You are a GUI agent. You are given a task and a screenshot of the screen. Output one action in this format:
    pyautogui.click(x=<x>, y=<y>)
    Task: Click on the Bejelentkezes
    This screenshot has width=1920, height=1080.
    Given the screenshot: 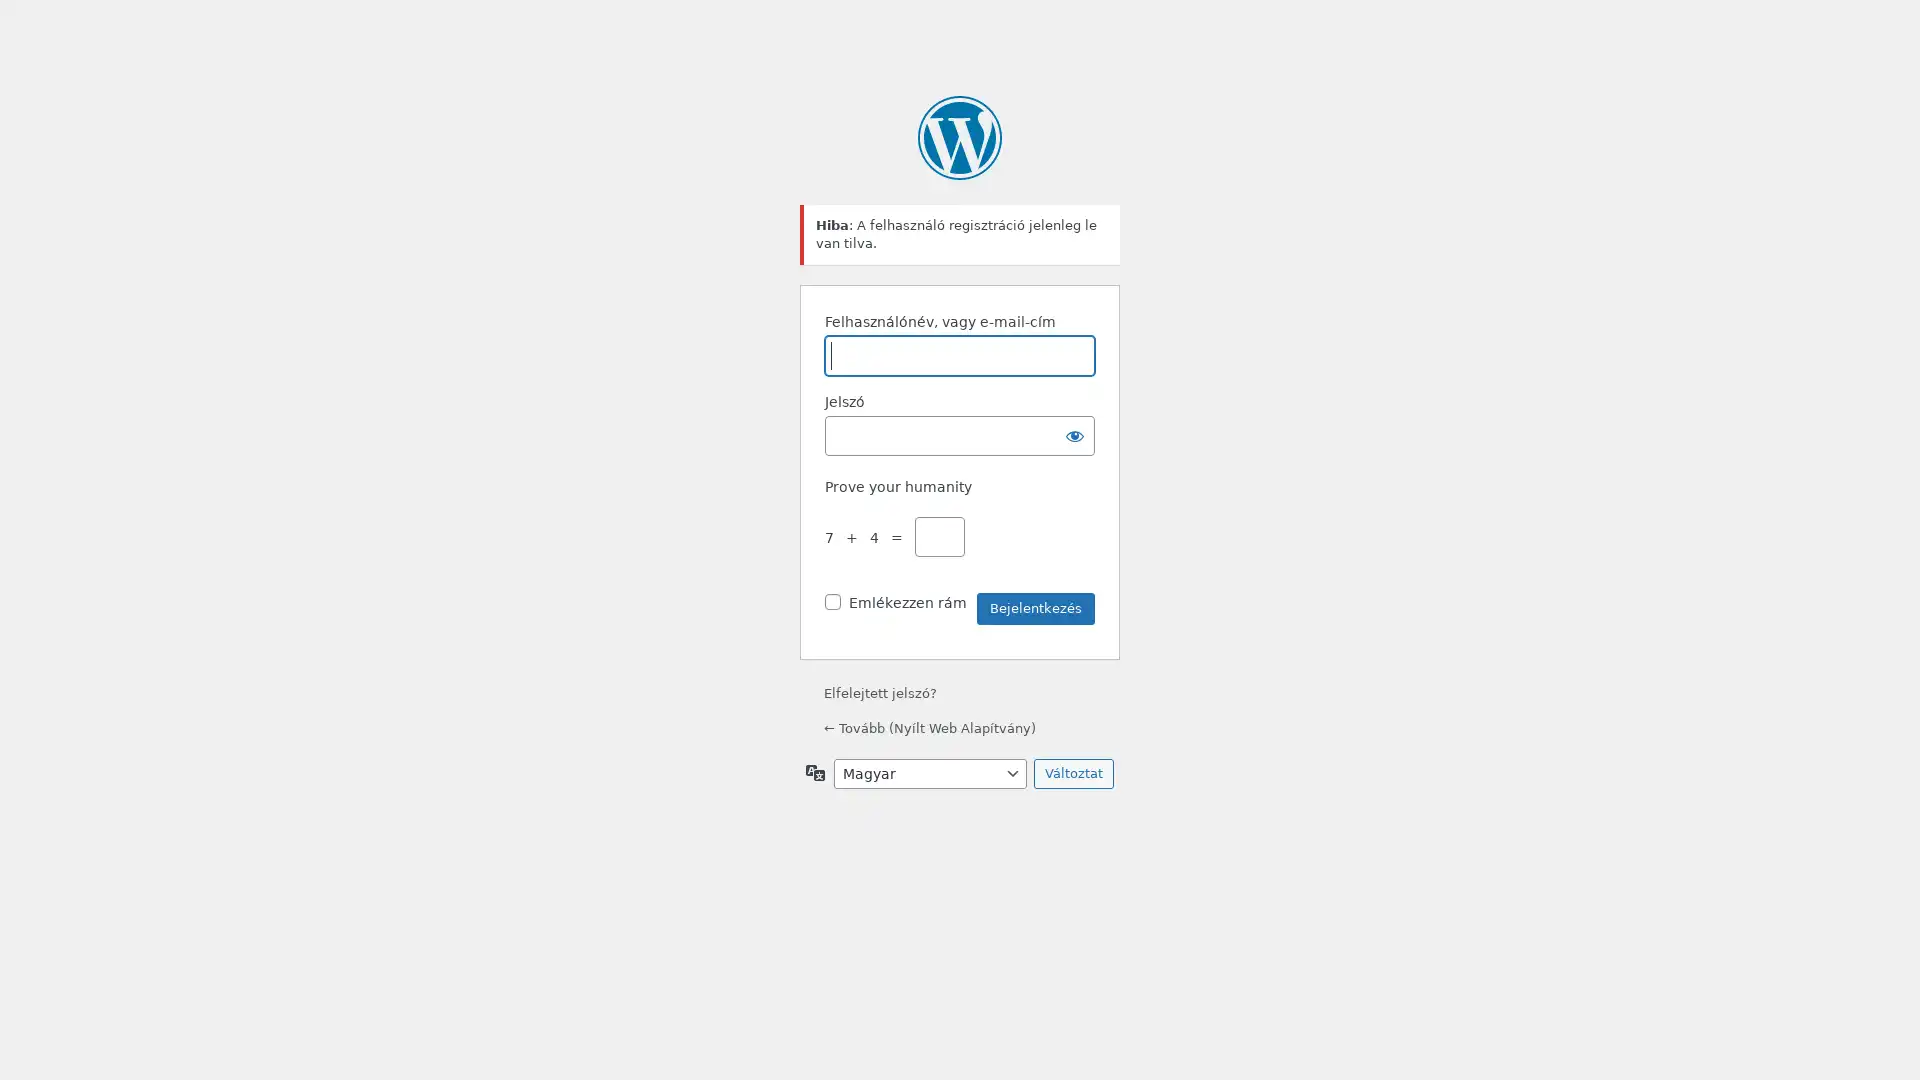 What is the action you would take?
    pyautogui.click(x=1036, y=607)
    